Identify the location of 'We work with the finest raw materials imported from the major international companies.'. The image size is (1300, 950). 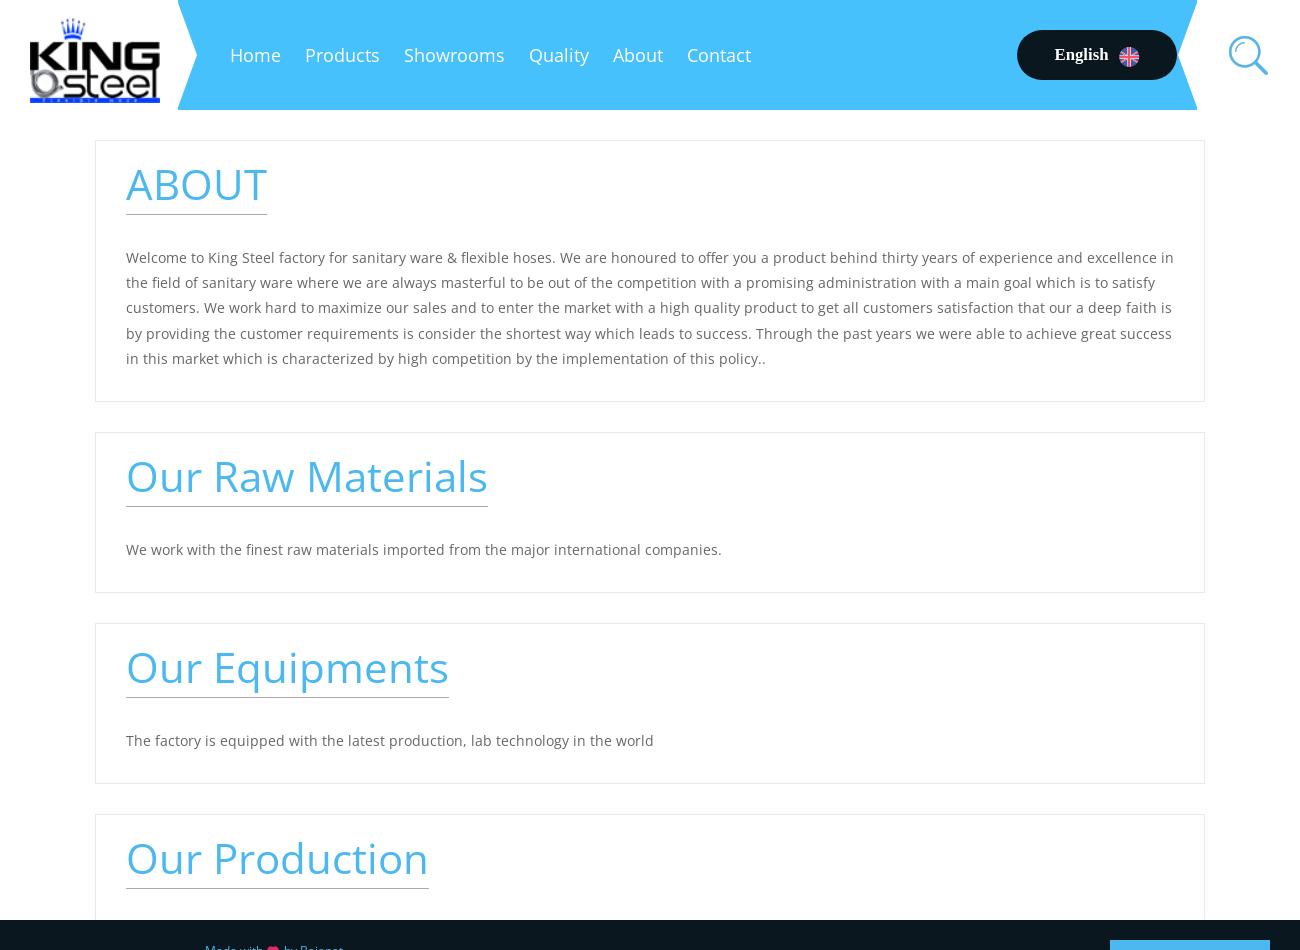
(124, 548).